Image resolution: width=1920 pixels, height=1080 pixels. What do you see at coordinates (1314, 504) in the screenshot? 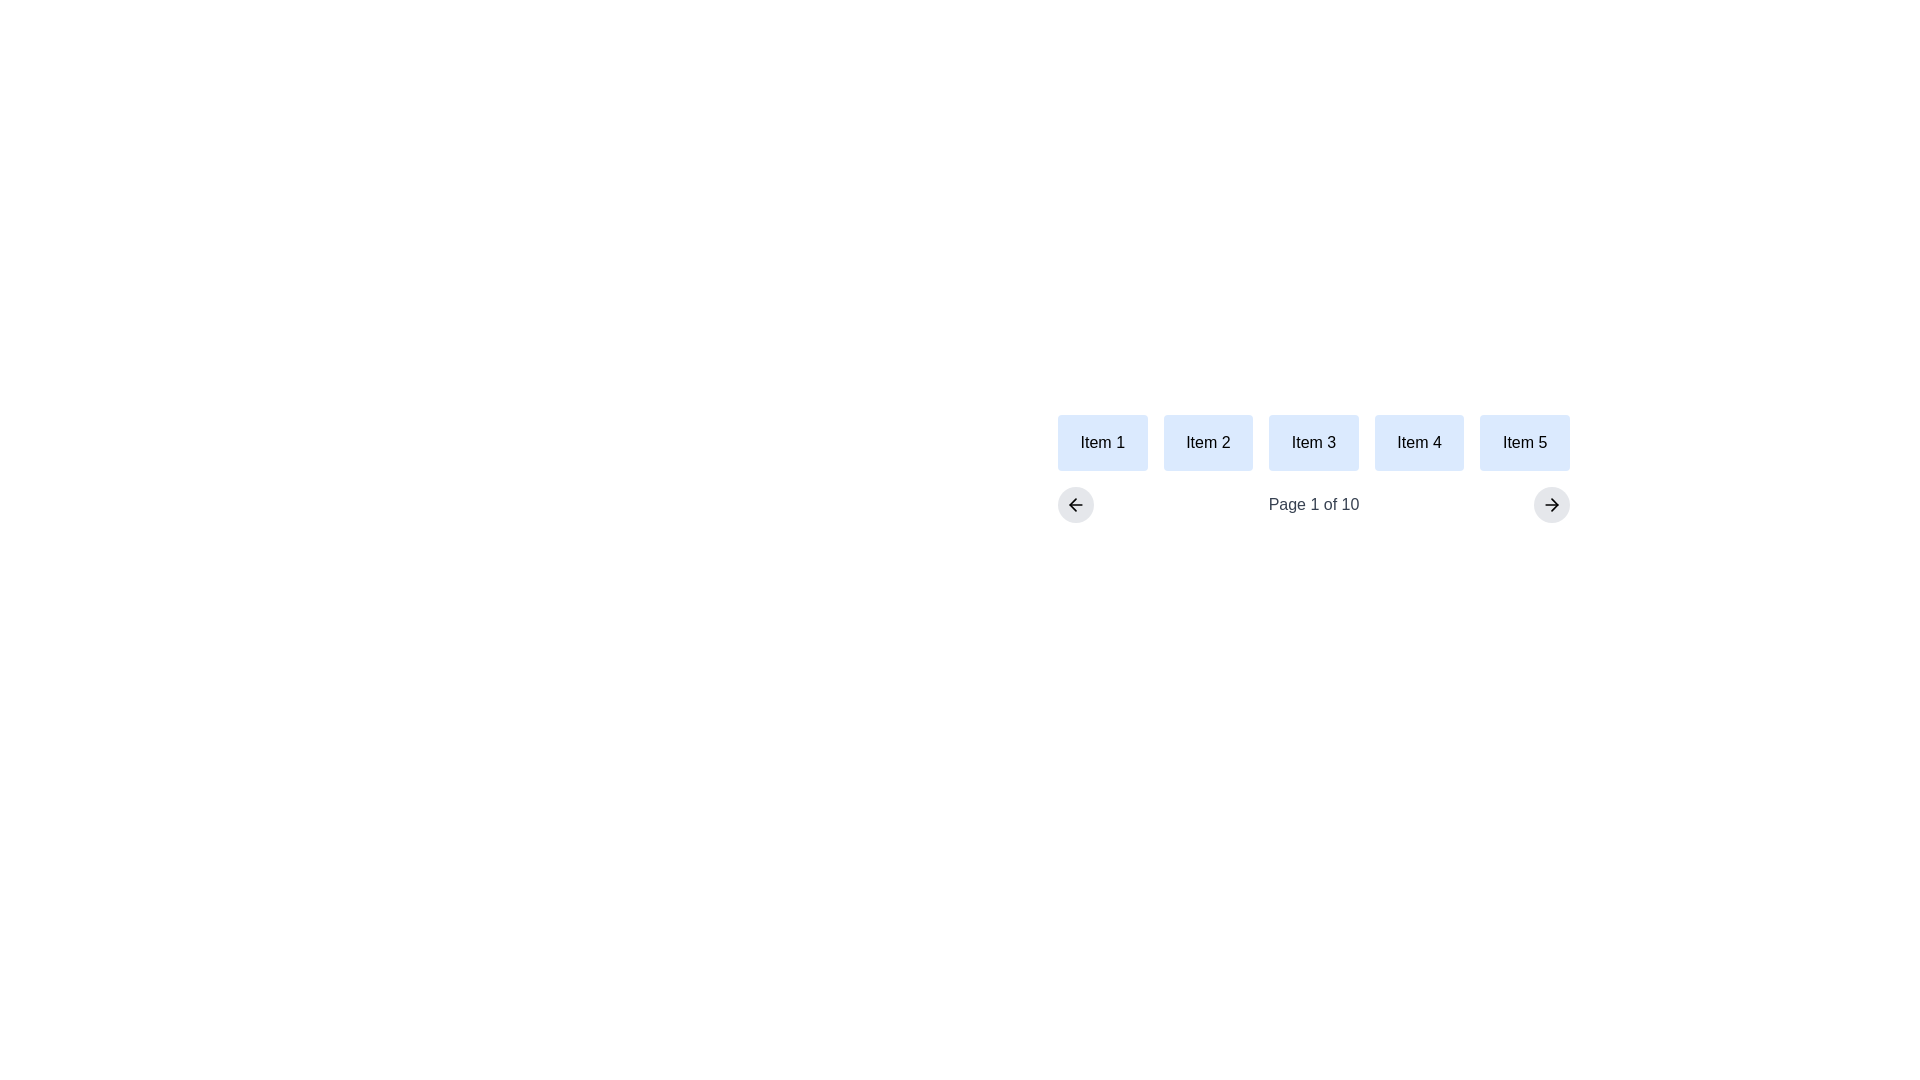
I see `the text label displaying the current page number and total pages within the pagination control section at the bottom of the grid layout` at bounding box center [1314, 504].